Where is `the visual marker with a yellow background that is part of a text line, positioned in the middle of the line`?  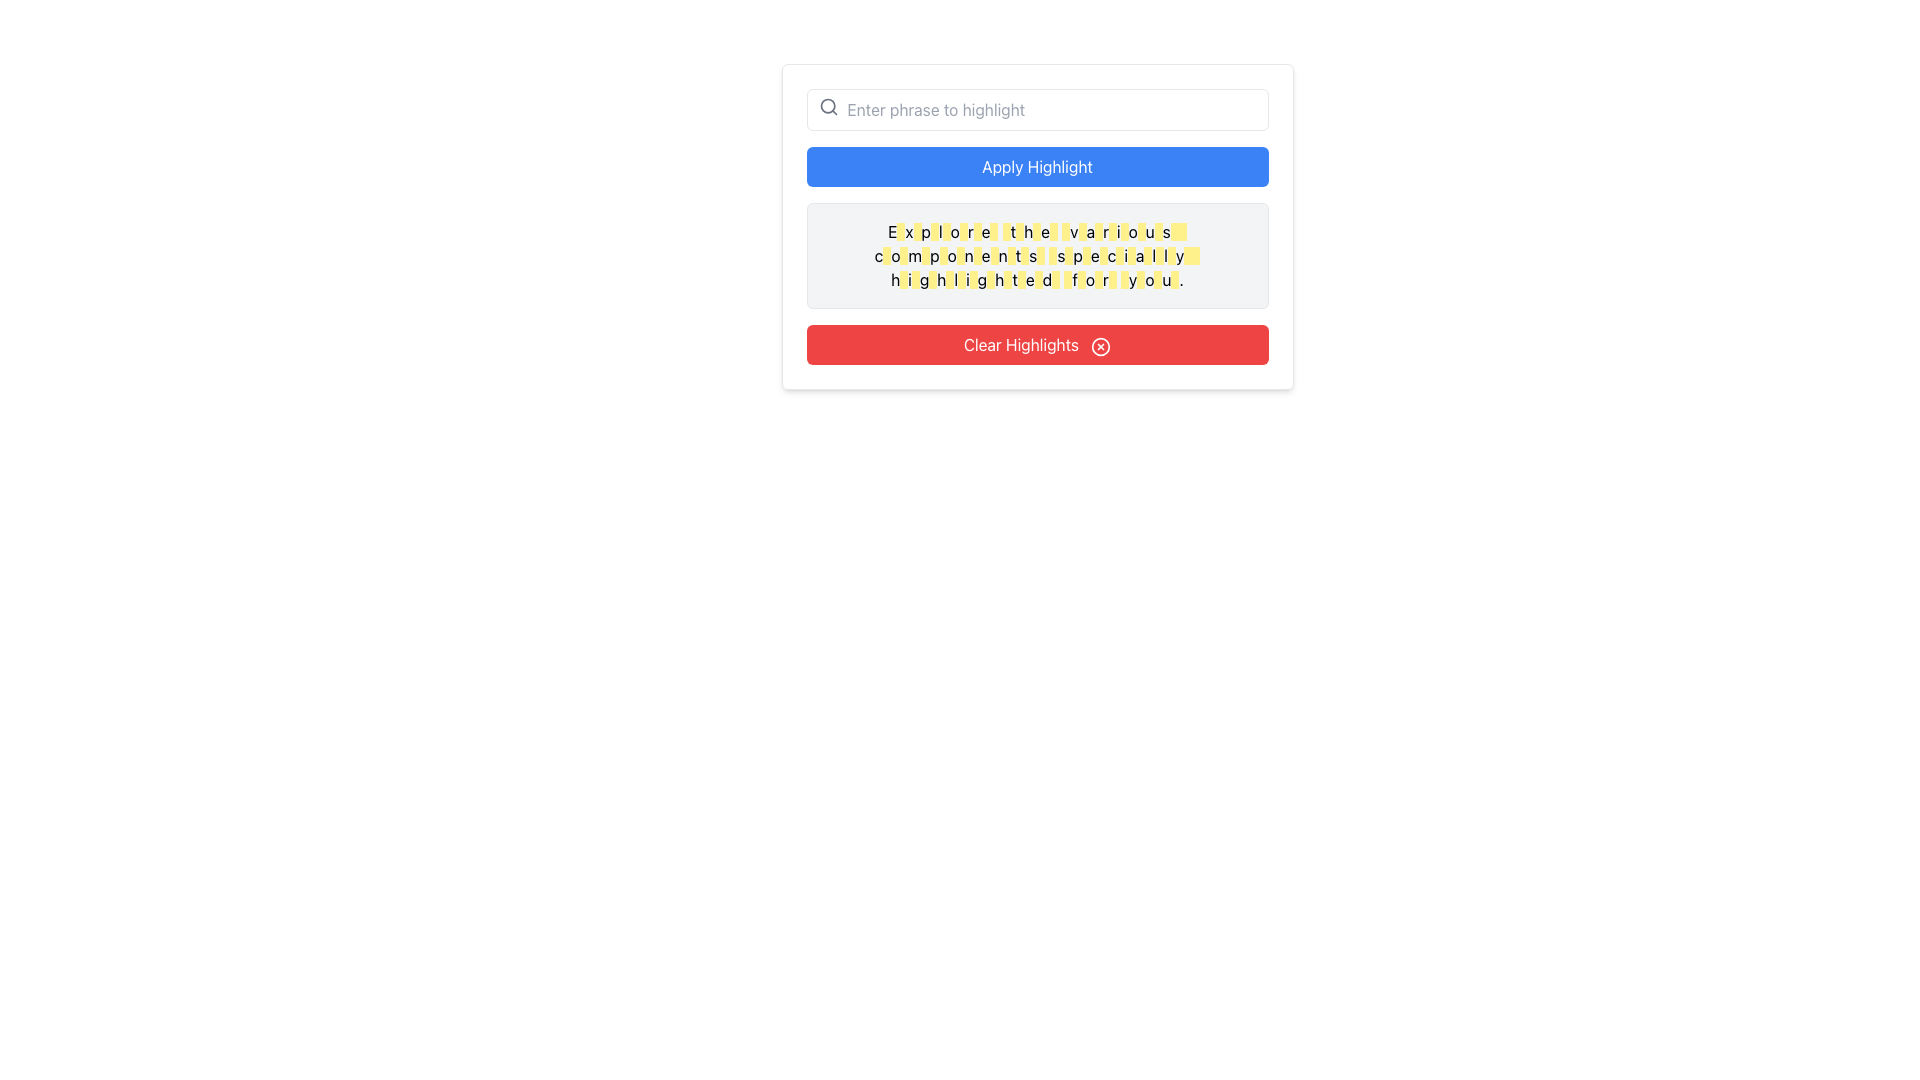
the visual marker with a yellow background that is part of a text line, positioned in the middle of the line is located at coordinates (991, 280).